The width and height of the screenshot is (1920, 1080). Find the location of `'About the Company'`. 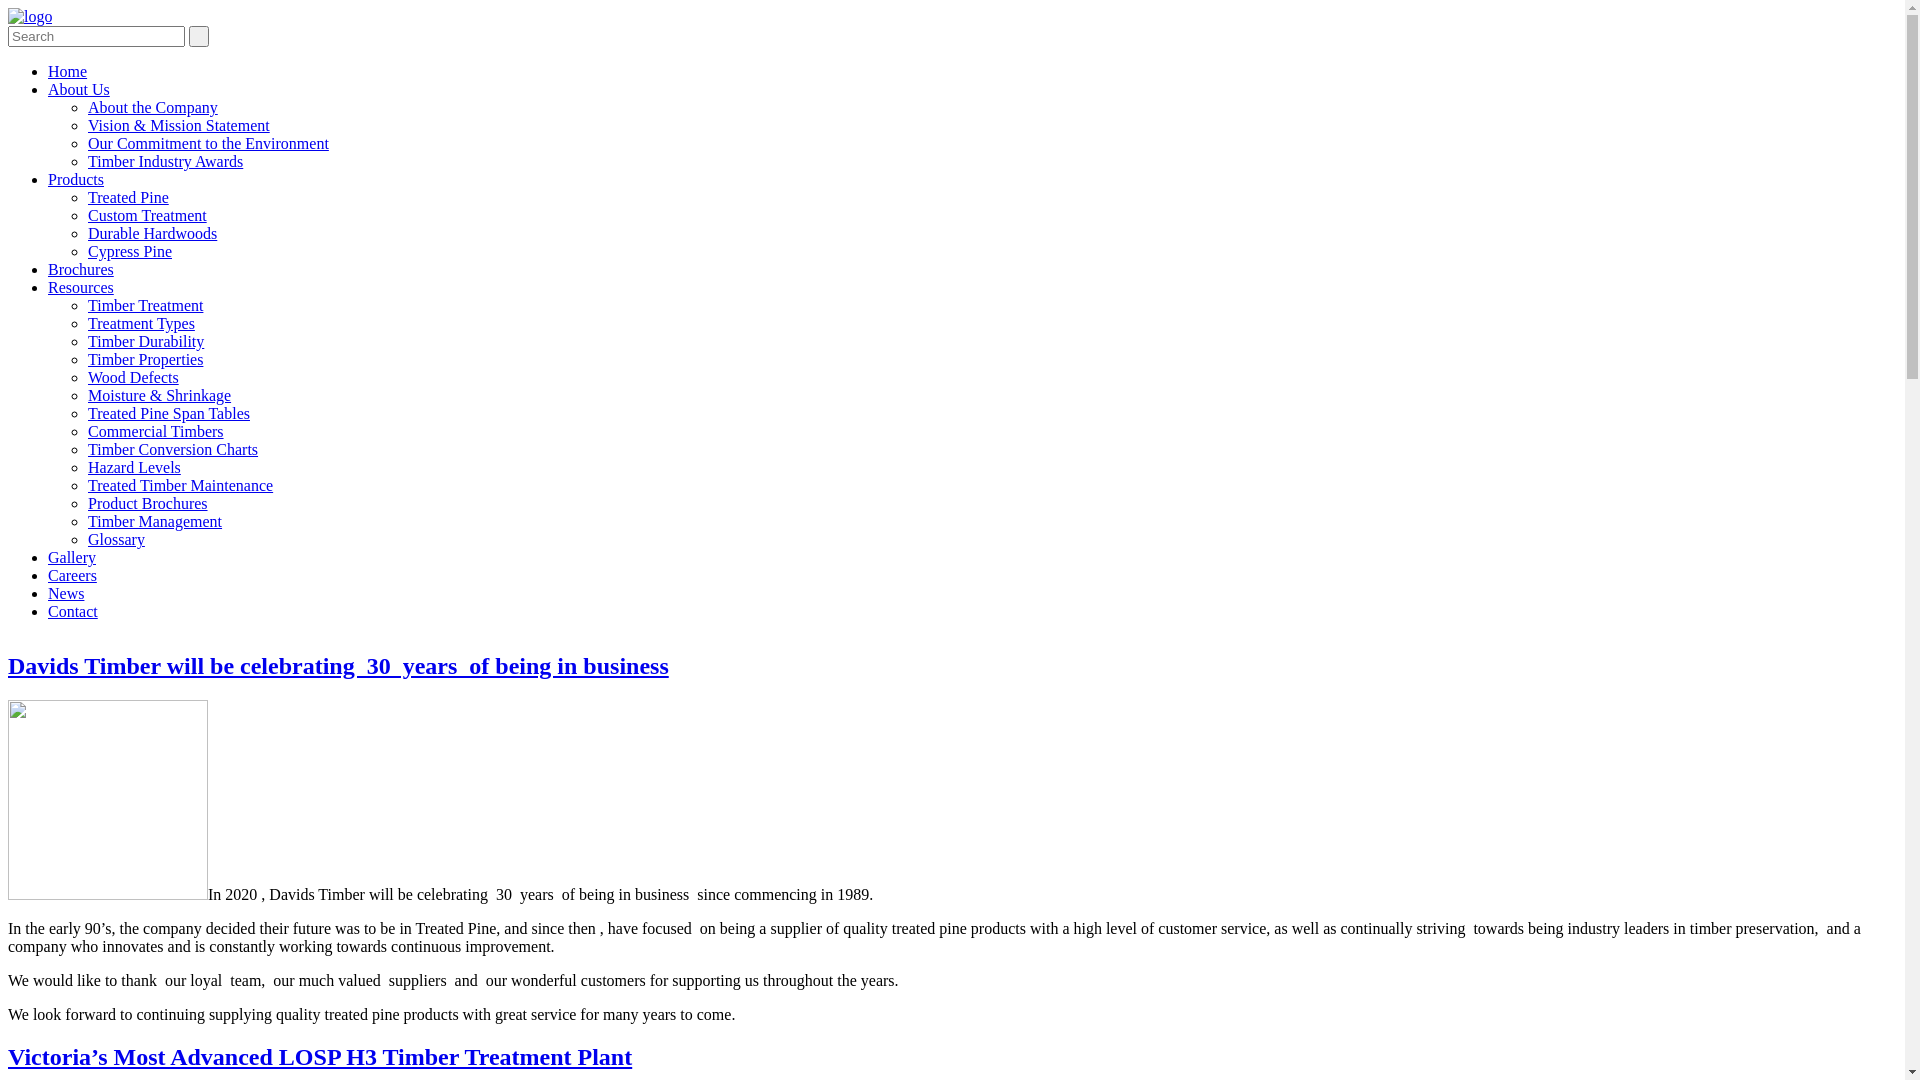

'About the Company' is located at coordinates (86, 107).